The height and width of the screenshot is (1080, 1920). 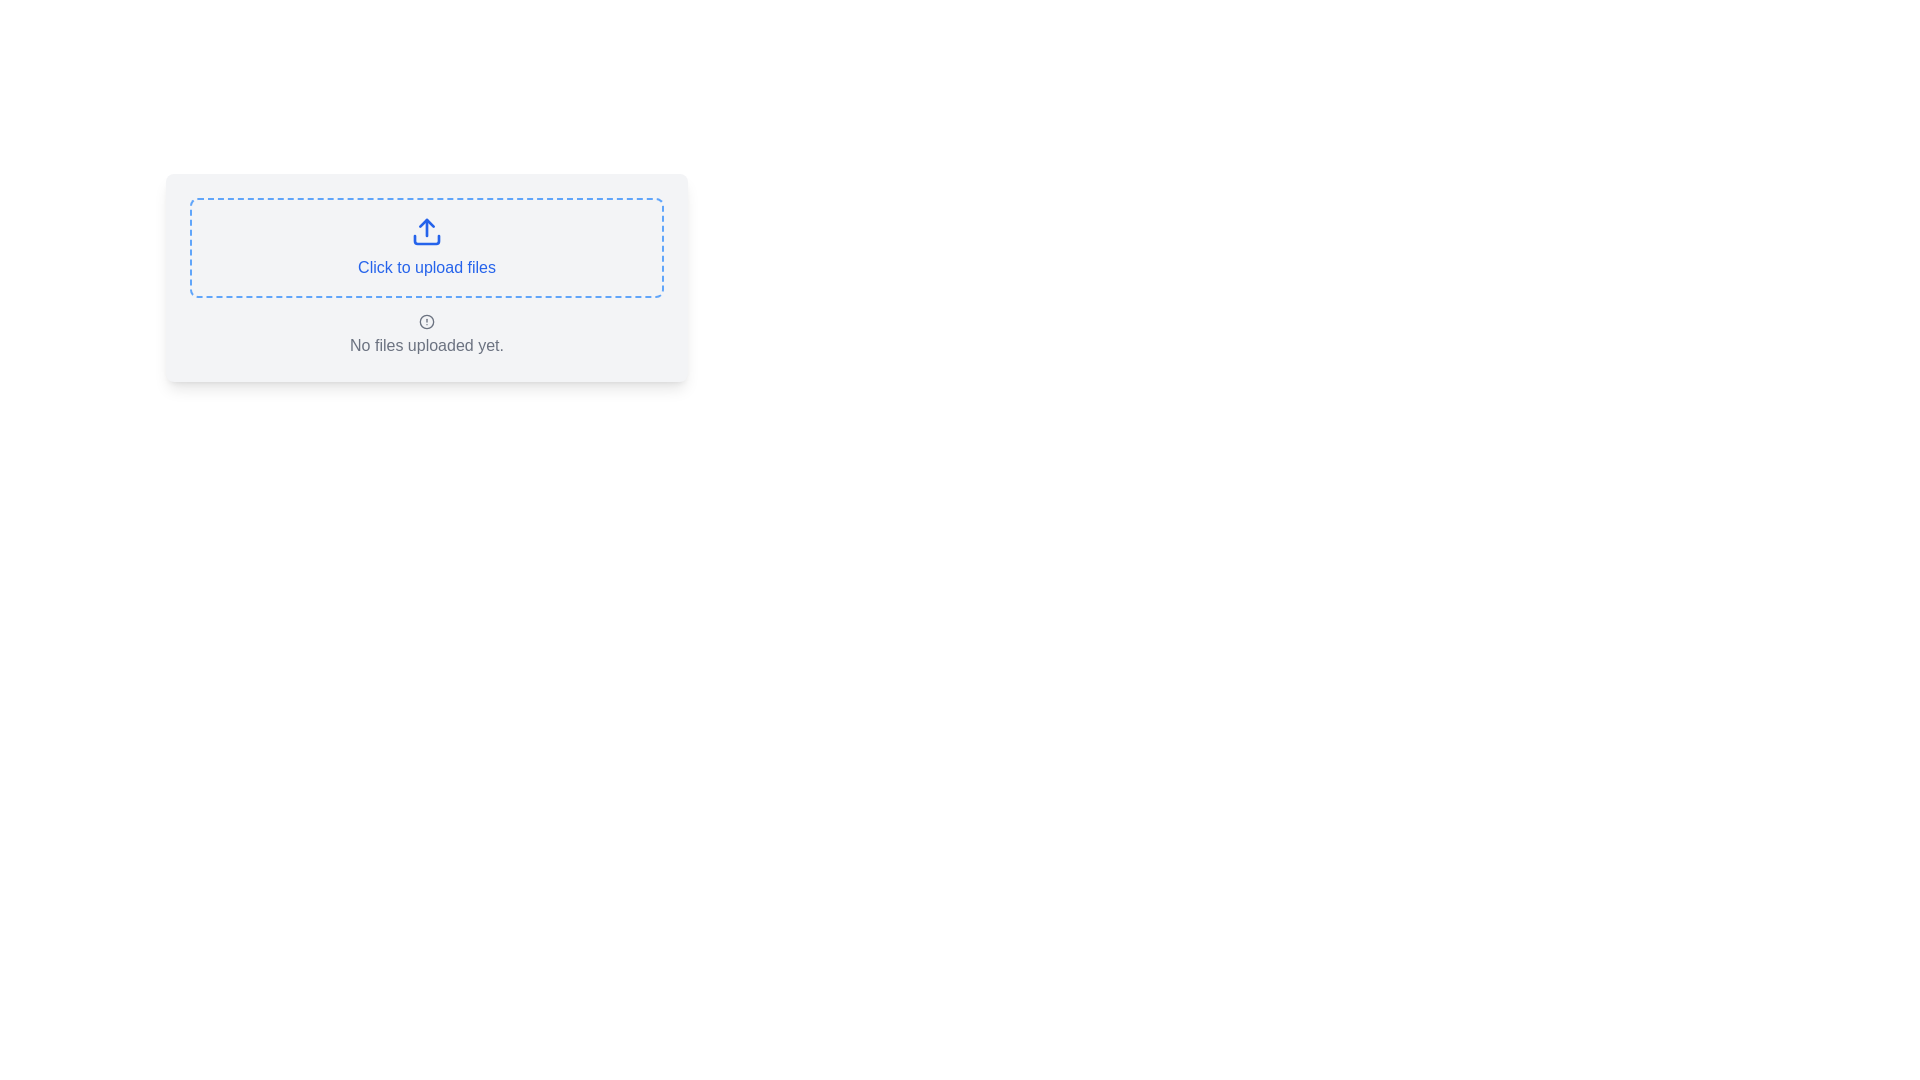 What do you see at coordinates (426, 230) in the screenshot?
I see `the blue upward-pointing arrow icon representing an upload action, which is centered within a dashed rectangular area containing the text 'Click to upload files'` at bounding box center [426, 230].